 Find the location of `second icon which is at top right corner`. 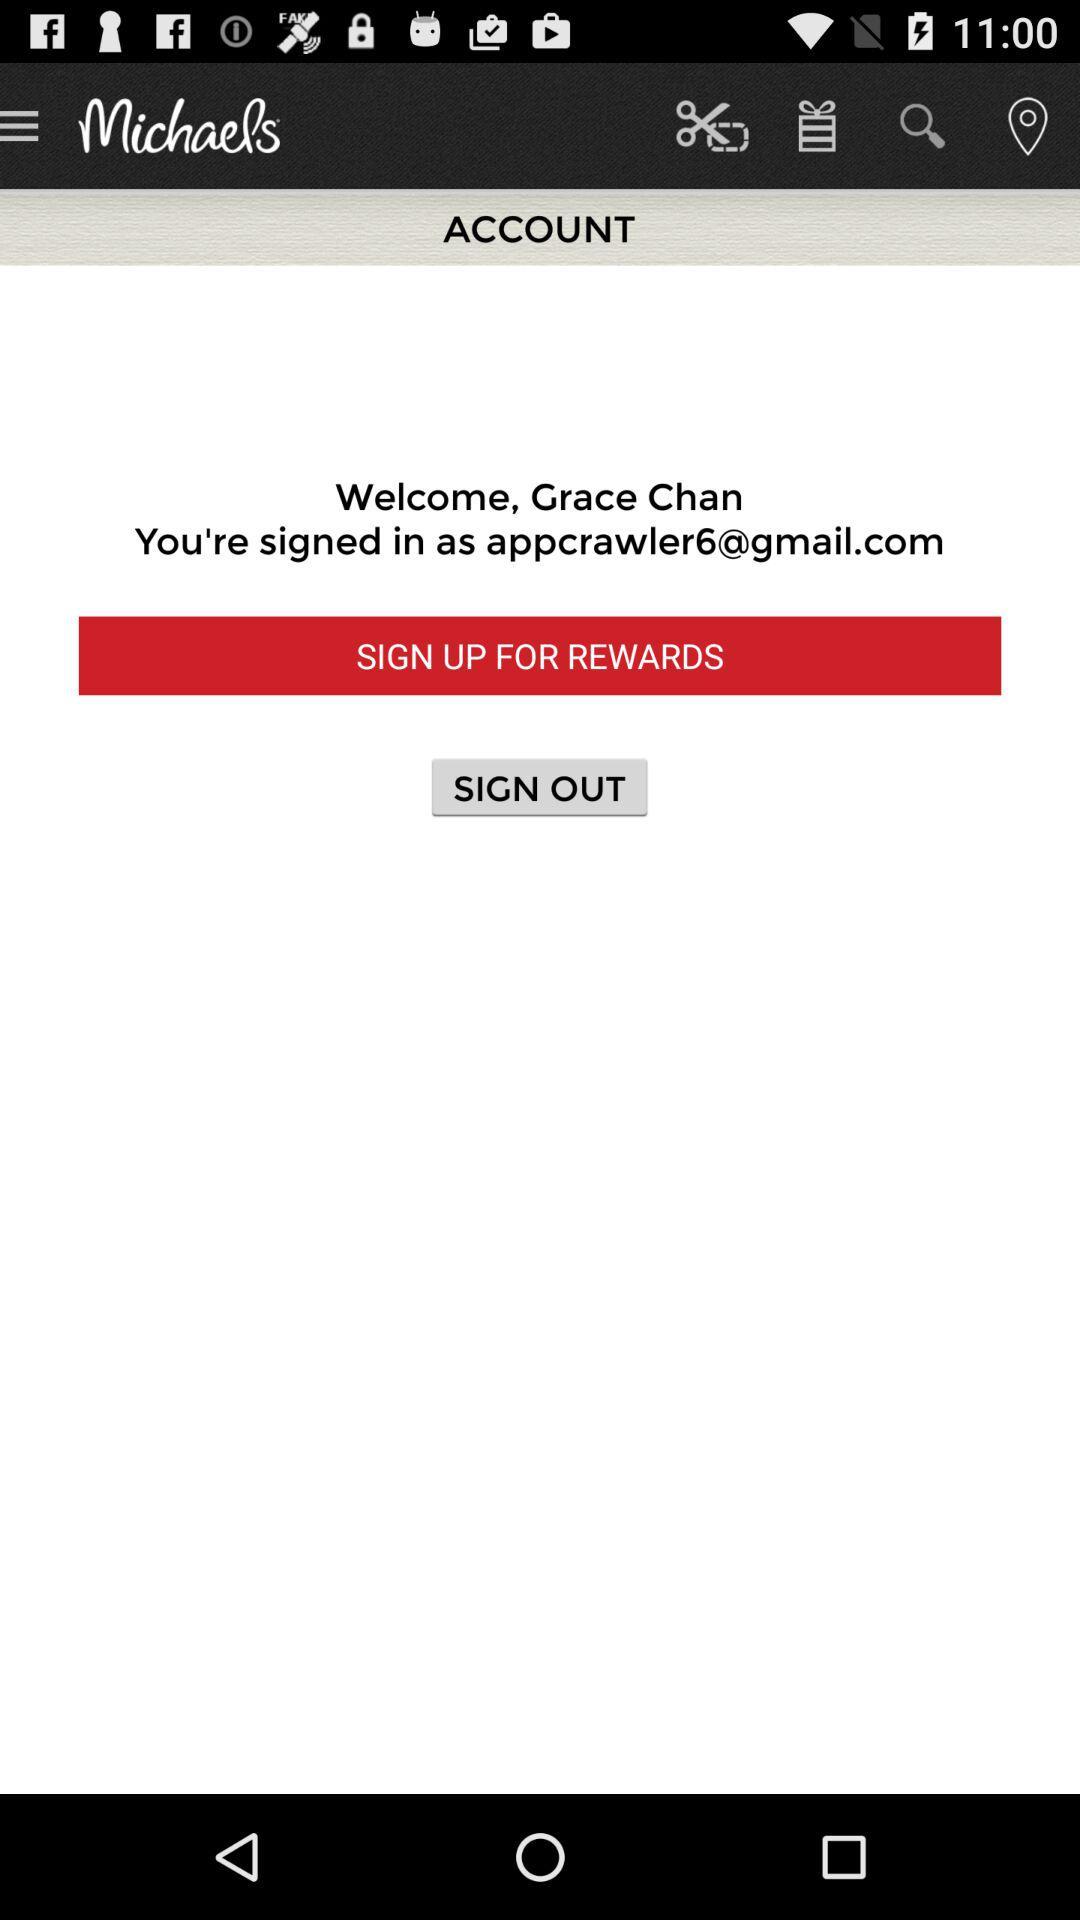

second icon which is at top right corner is located at coordinates (922, 124).